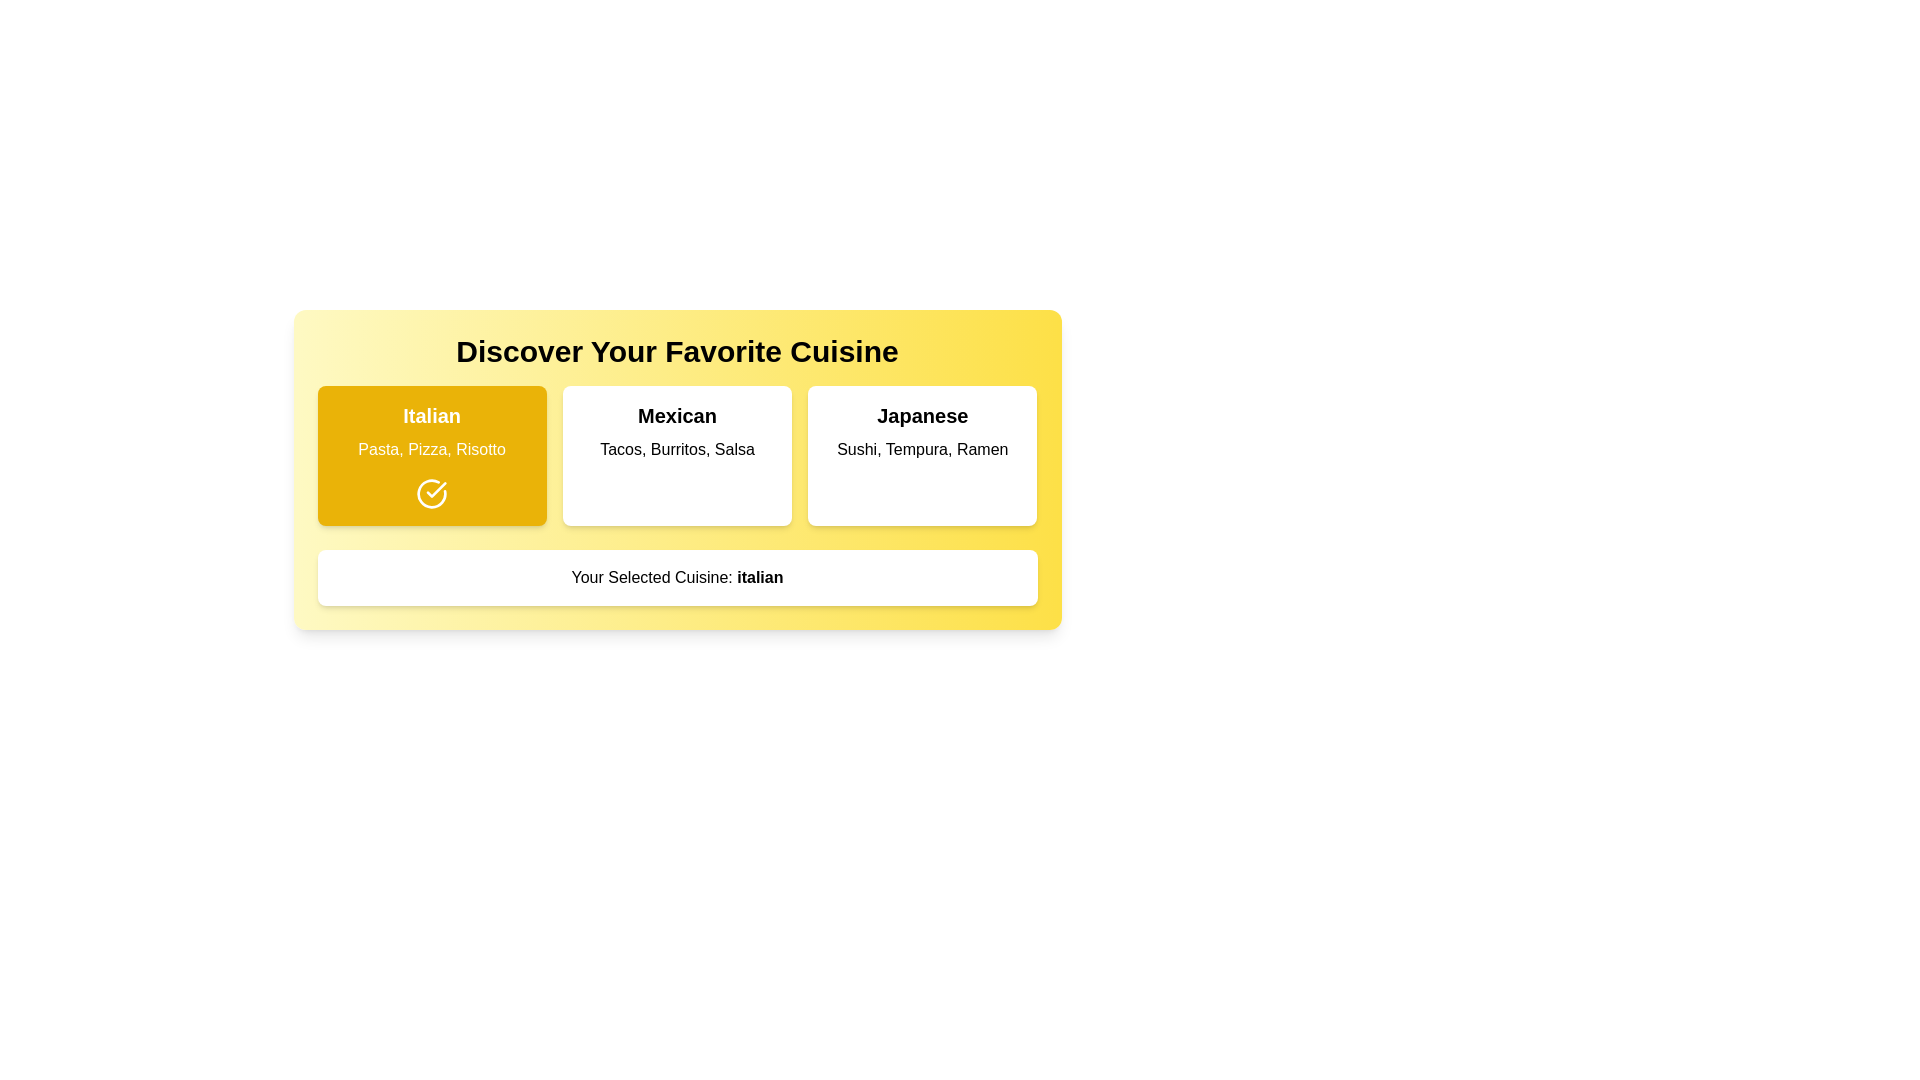  I want to click on the static text element displaying 'Mexican' with the description 'Tacos, Burritos, Salsa', located in the middle card of three horizontally aligned cards, so click(677, 431).